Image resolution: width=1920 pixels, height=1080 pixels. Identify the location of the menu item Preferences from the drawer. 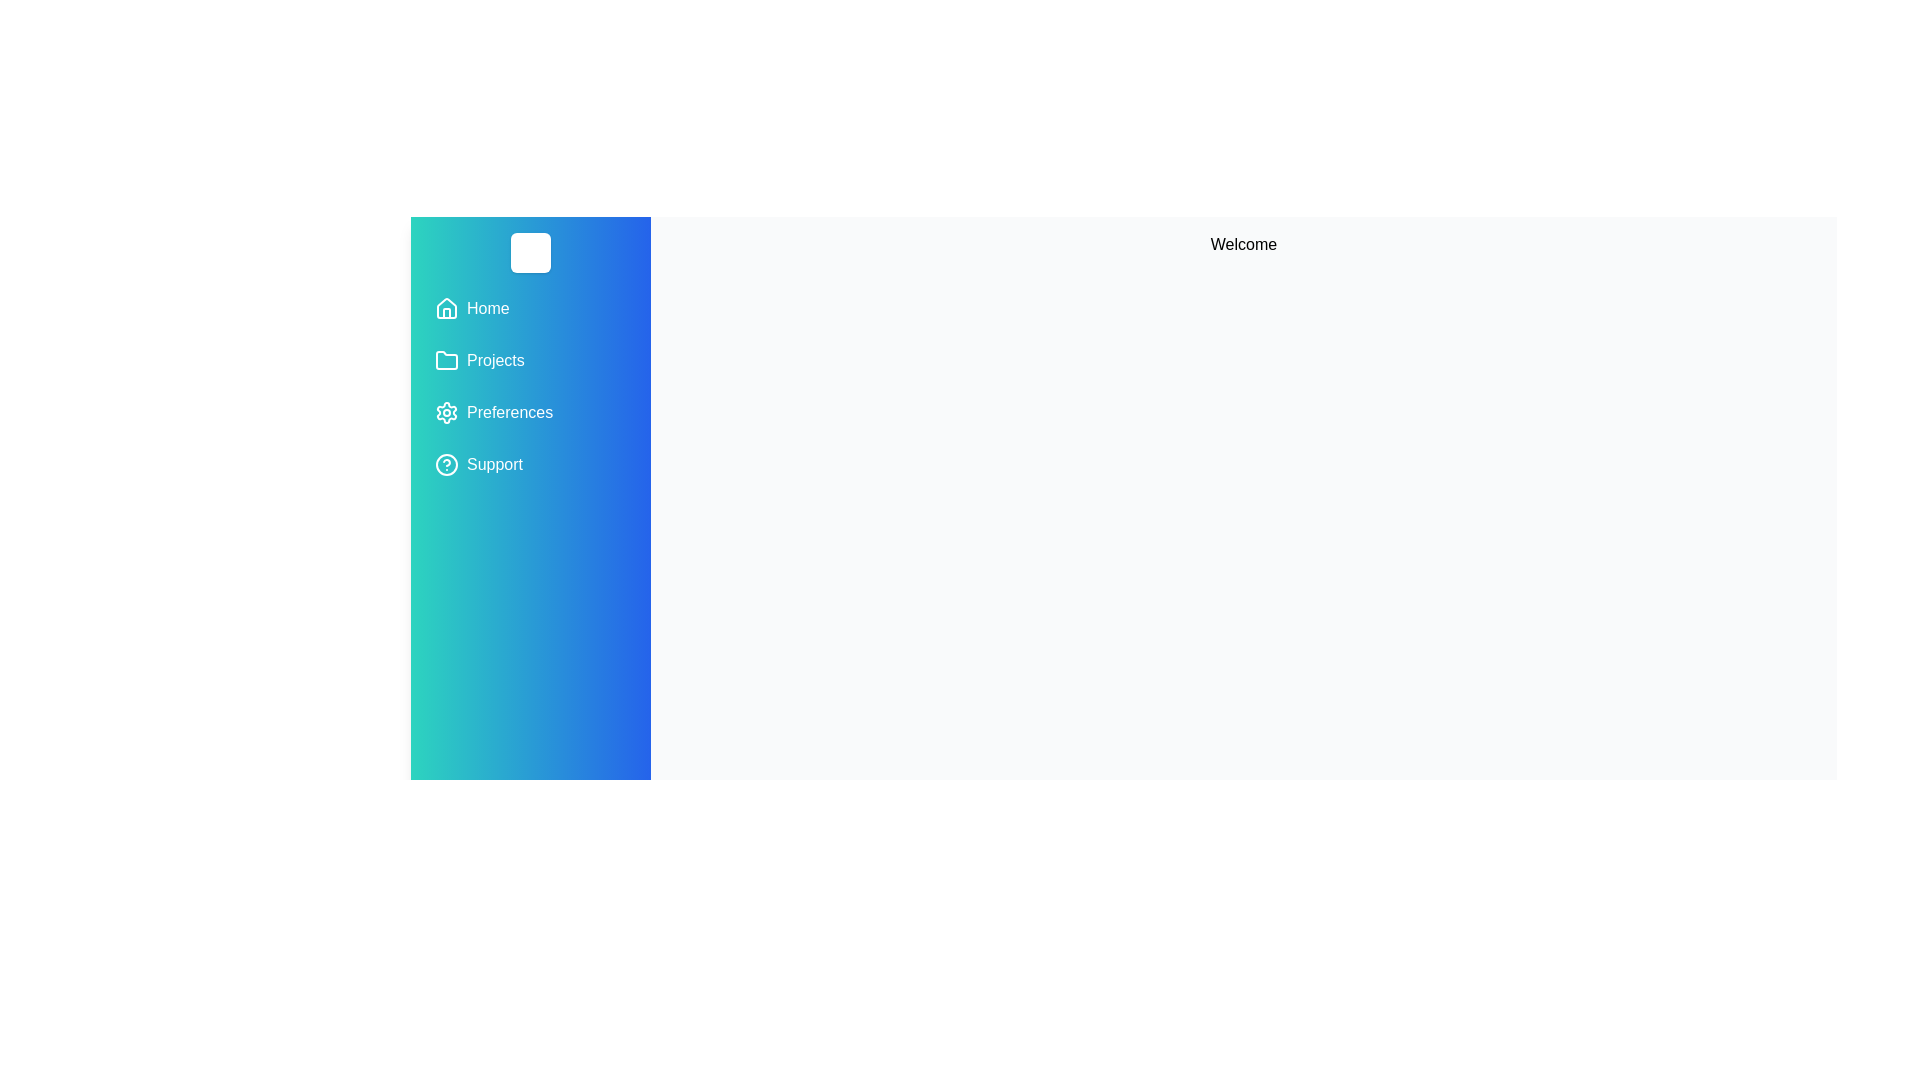
(531, 411).